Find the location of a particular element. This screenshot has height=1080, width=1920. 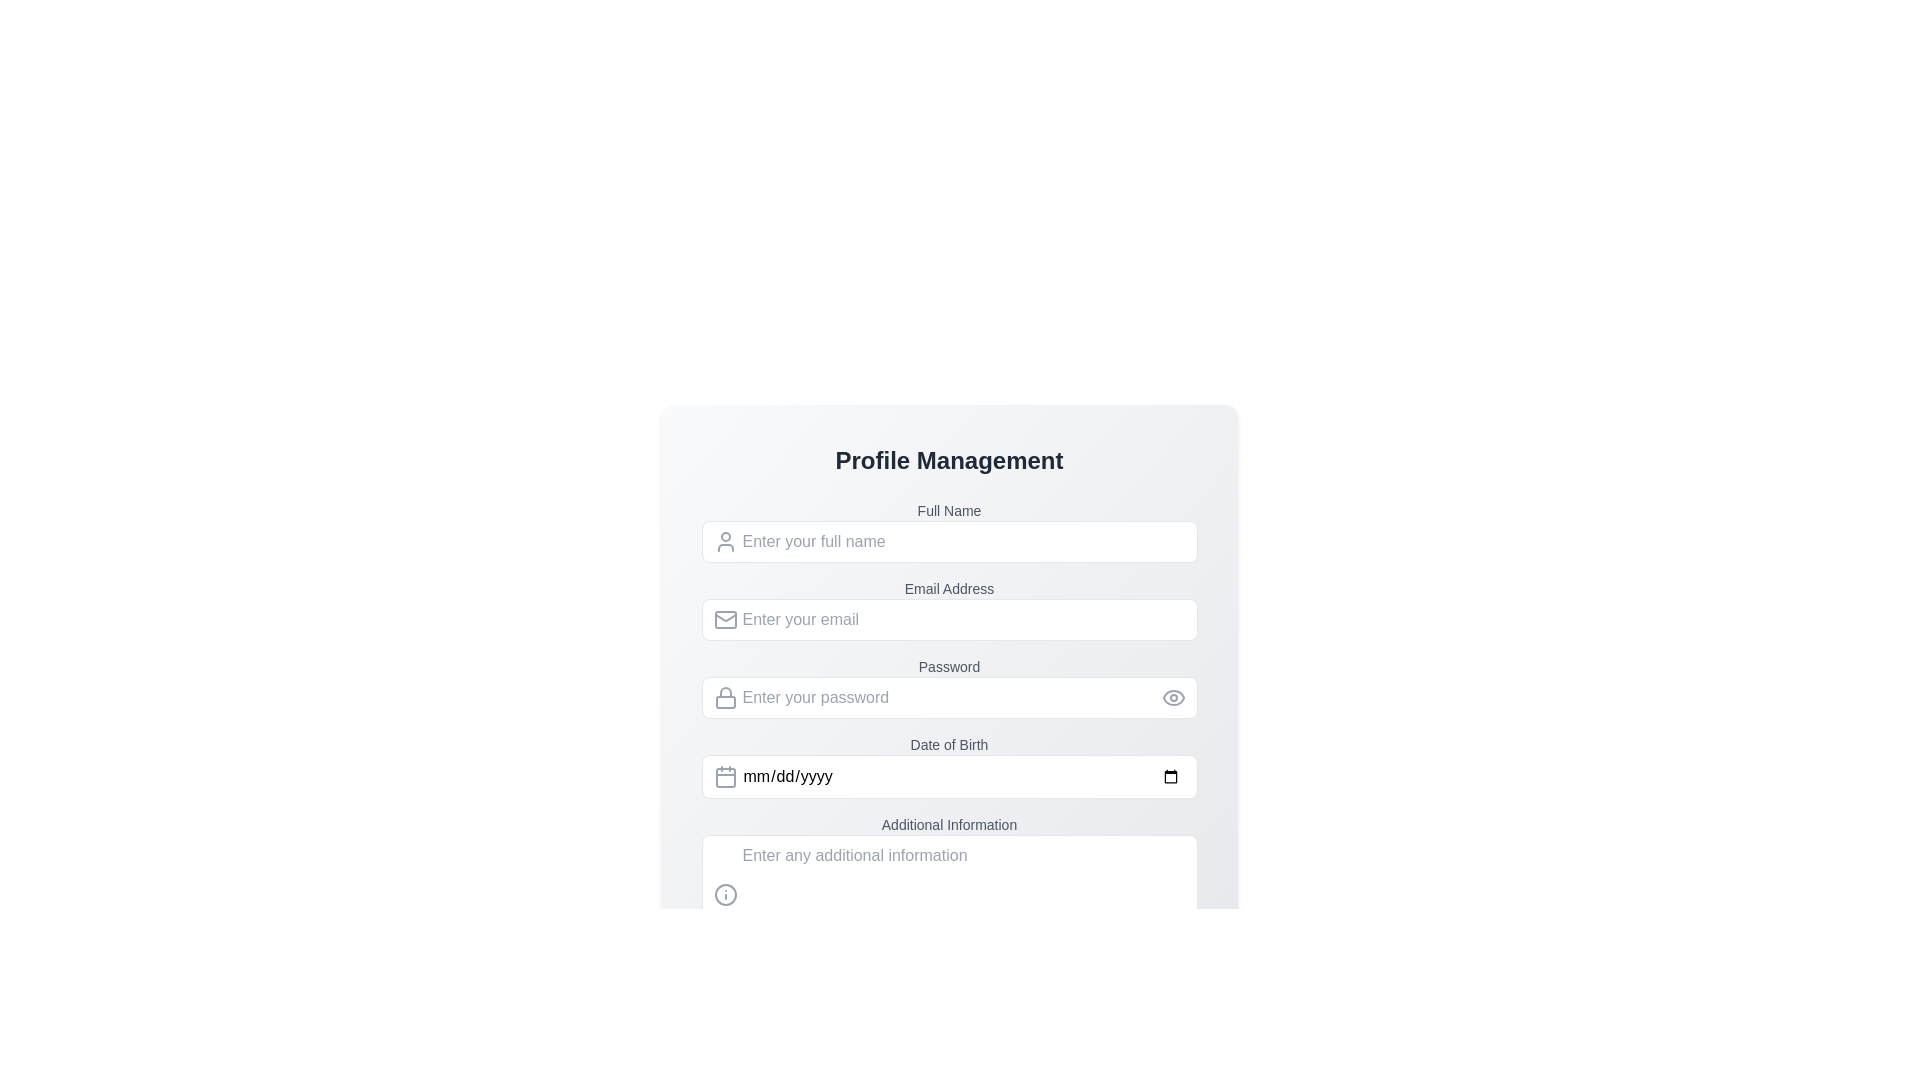

the graphical SVG component of the envelope icon that visually represents the email address field in the profile management form is located at coordinates (724, 619).